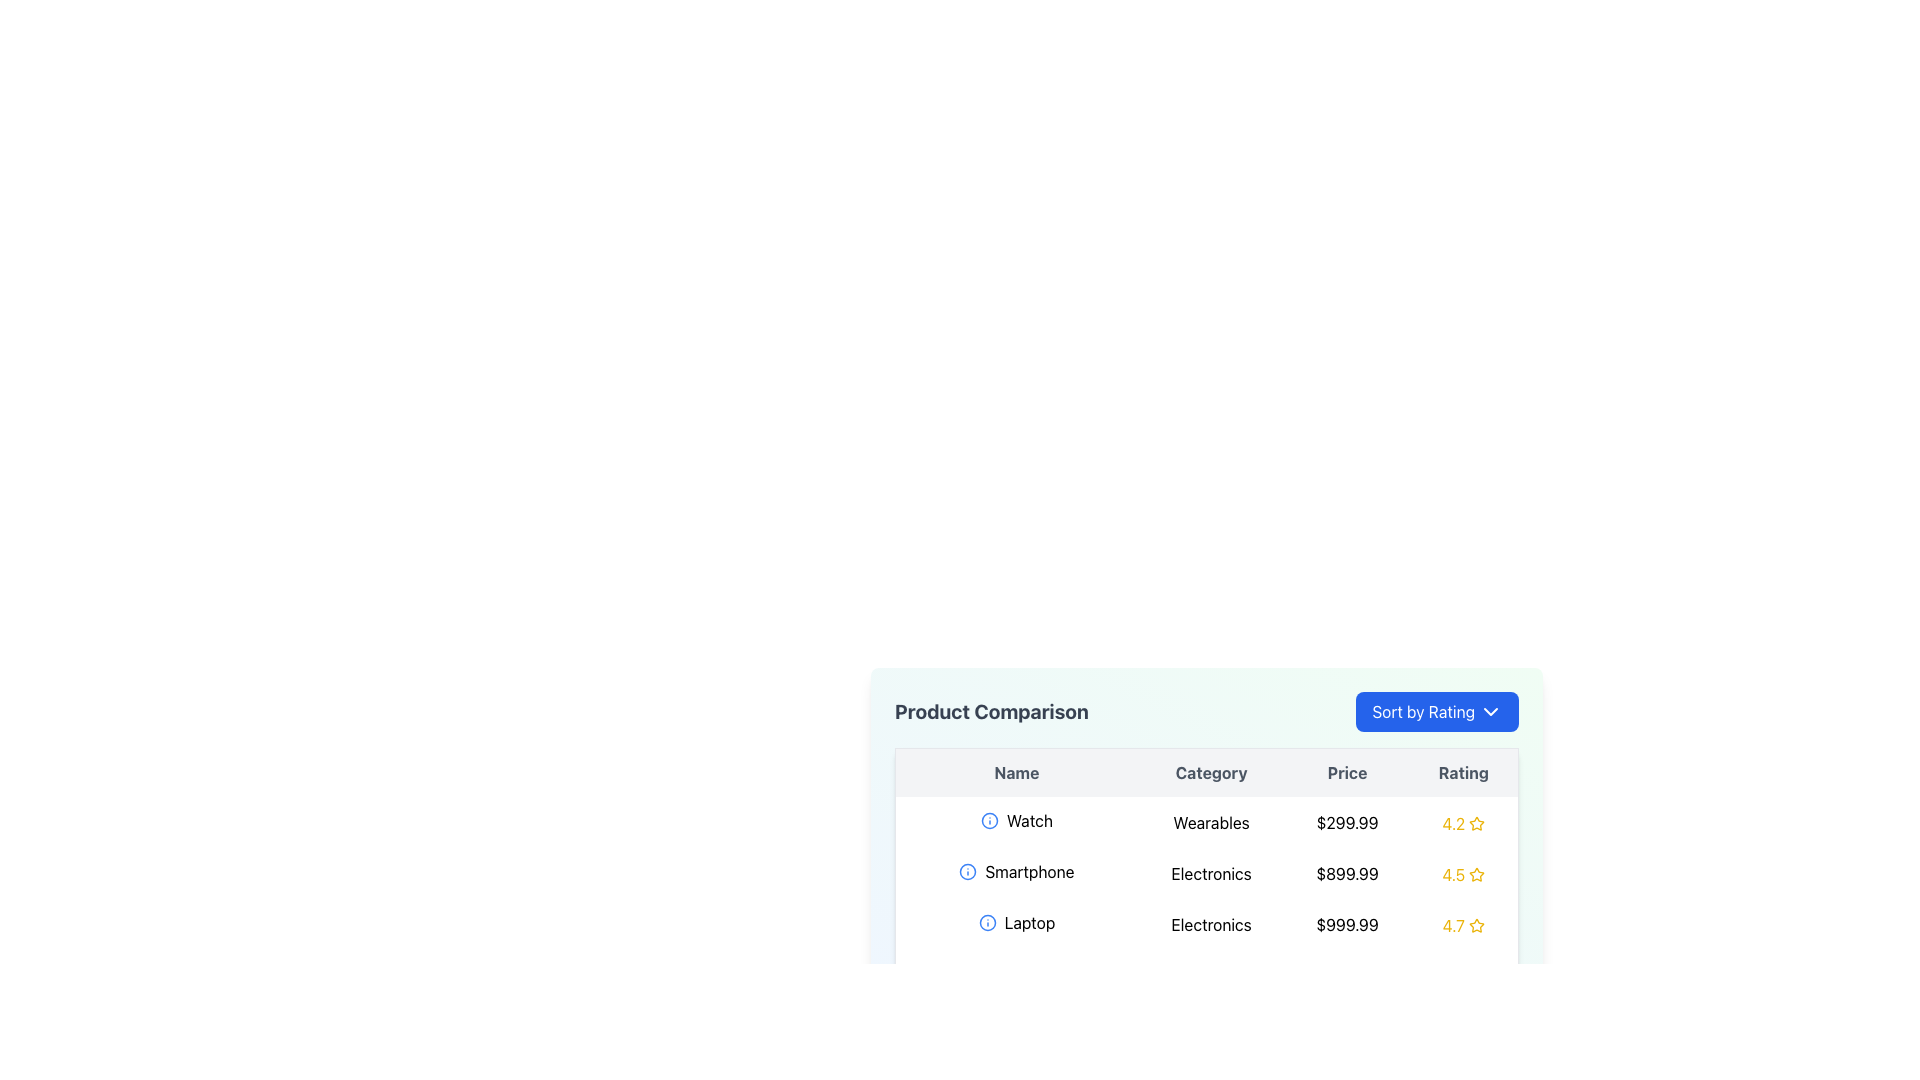  Describe the element at coordinates (1477, 874) in the screenshot. I see `the star icon located next to the '4.5' rating in the 'Rating' column of the second row of the product comparison table for interaction` at that location.